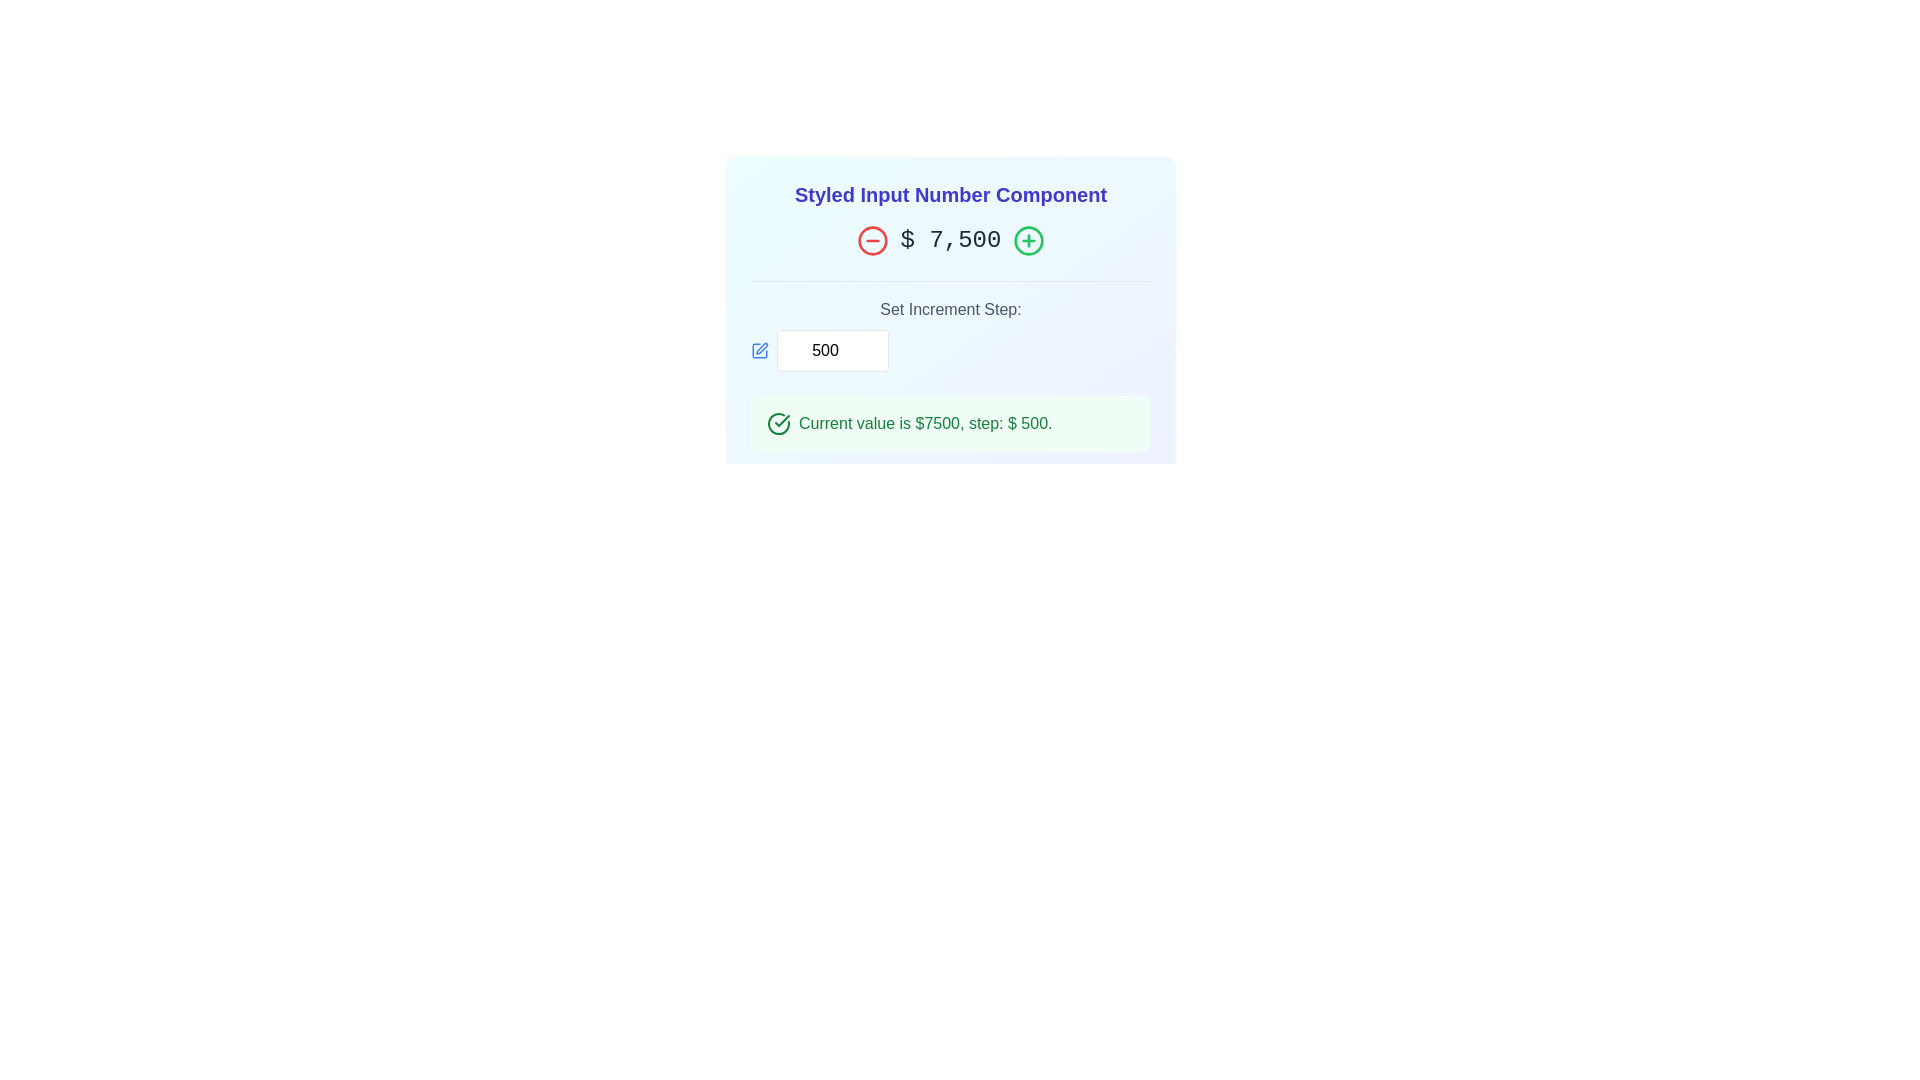 This screenshot has height=1080, width=1920. Describe the element at coordinates (949, 309) in the screenshot. I see `the label that describes the increment step for the numeric input field, which is located slightly above the input box in the middle section of the interface` at that location.